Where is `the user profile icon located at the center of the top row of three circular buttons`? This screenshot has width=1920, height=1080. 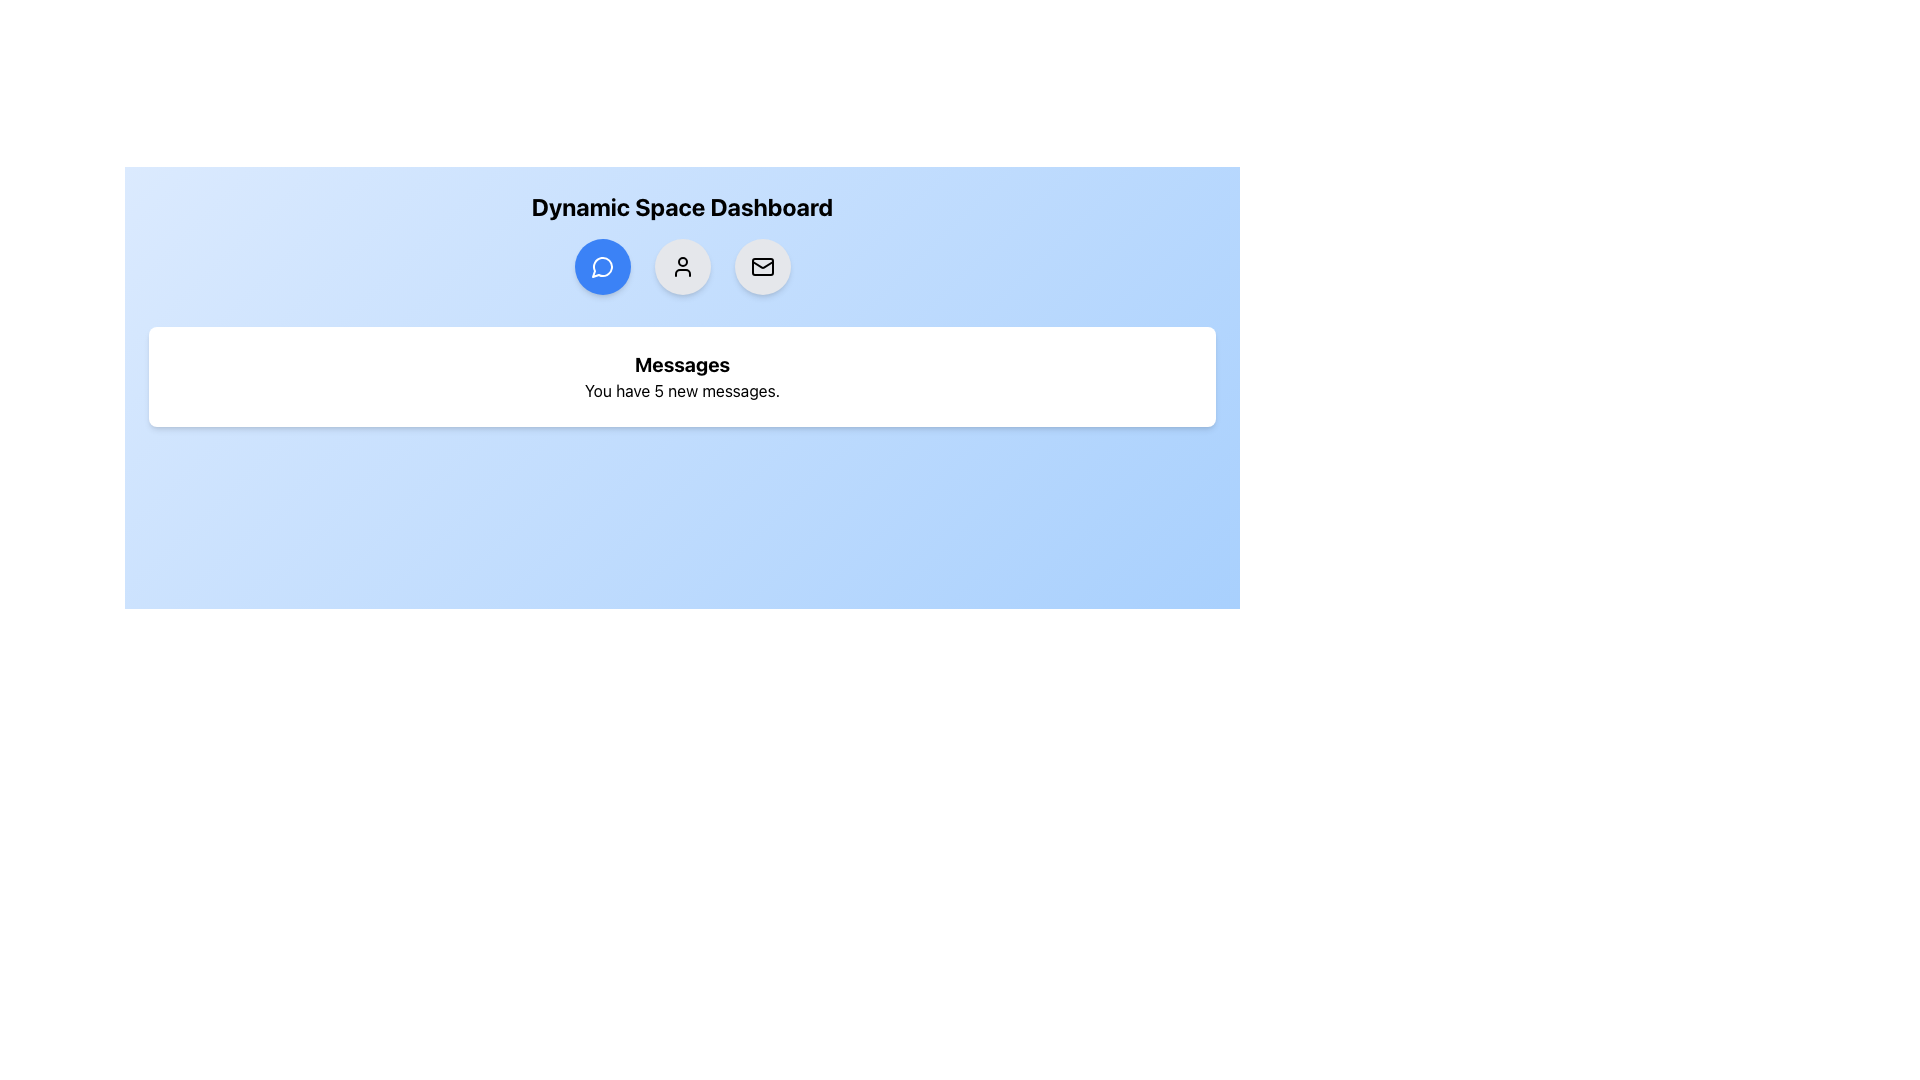 the user profile icon located at the center of the top row of three circular buttons is located at coordinates (682, 265).